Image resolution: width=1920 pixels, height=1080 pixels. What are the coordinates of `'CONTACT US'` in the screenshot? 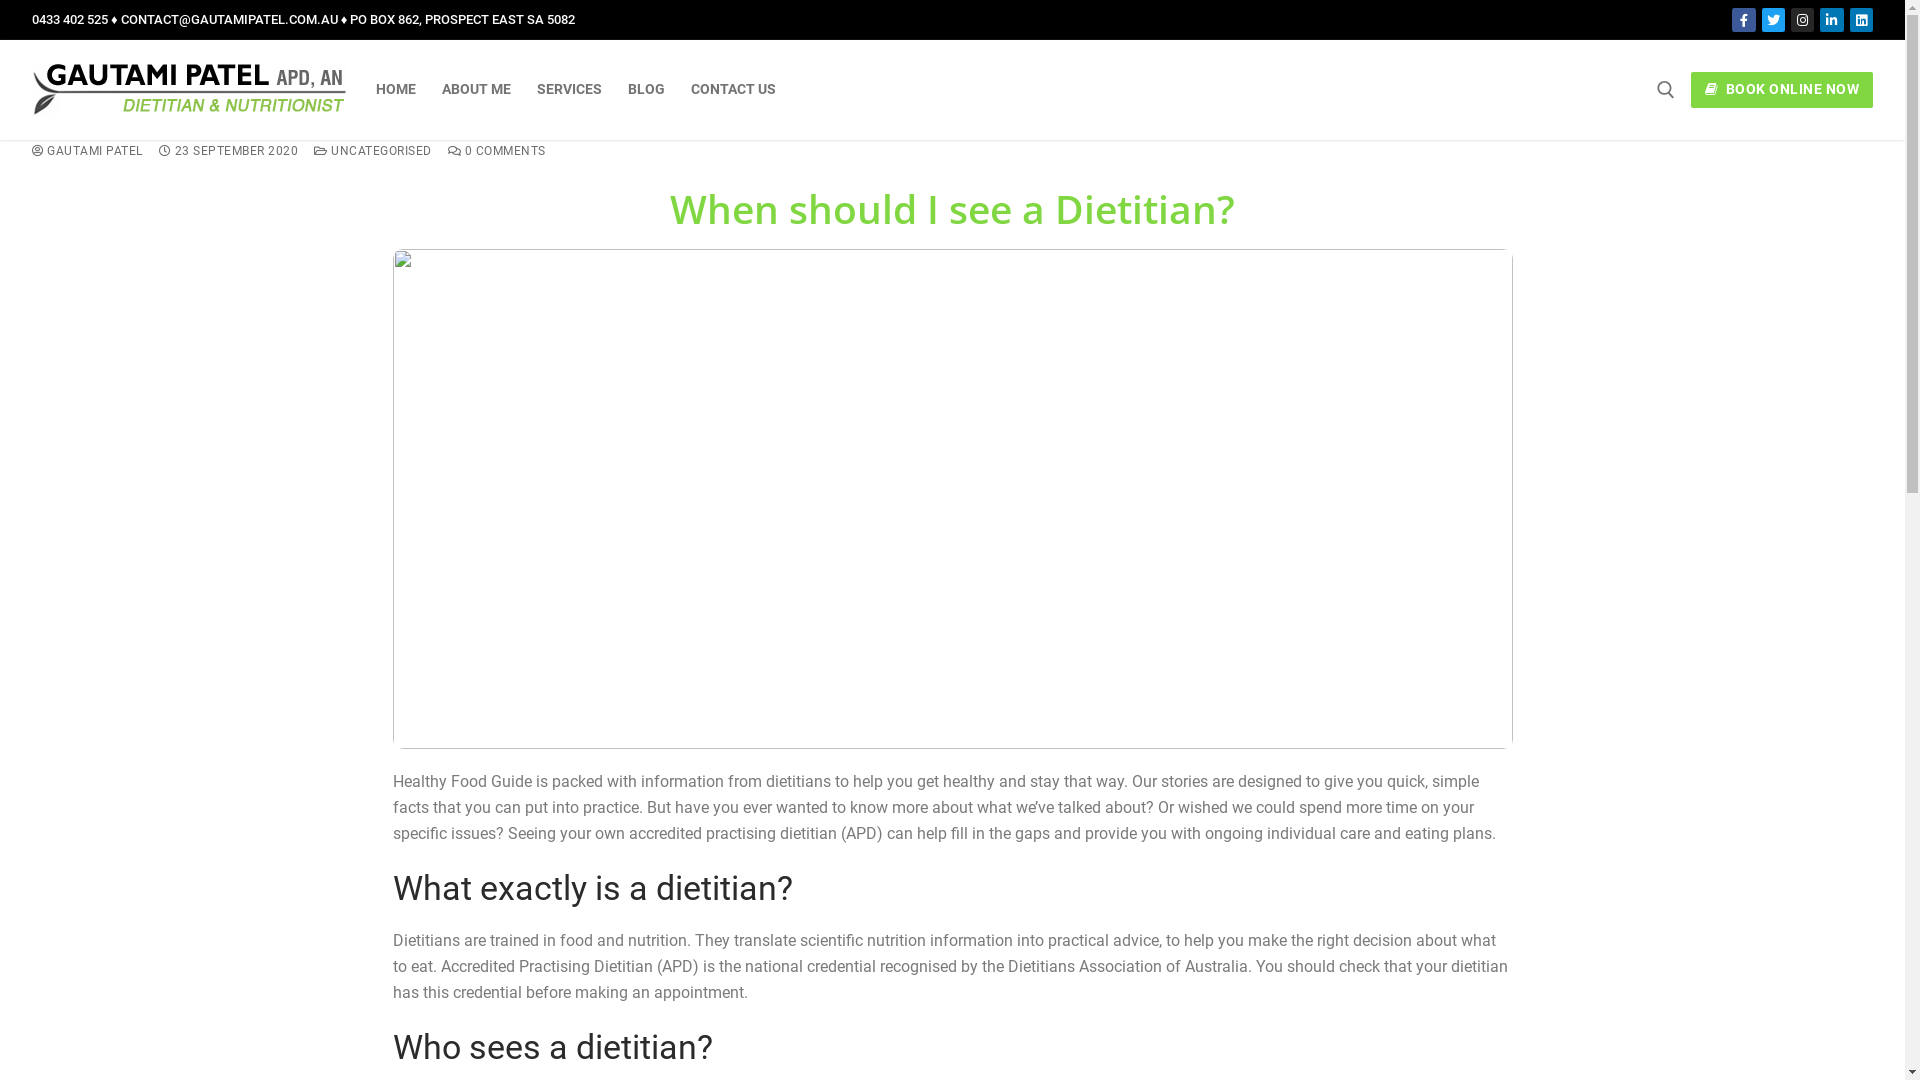 It's located at (732, 88).